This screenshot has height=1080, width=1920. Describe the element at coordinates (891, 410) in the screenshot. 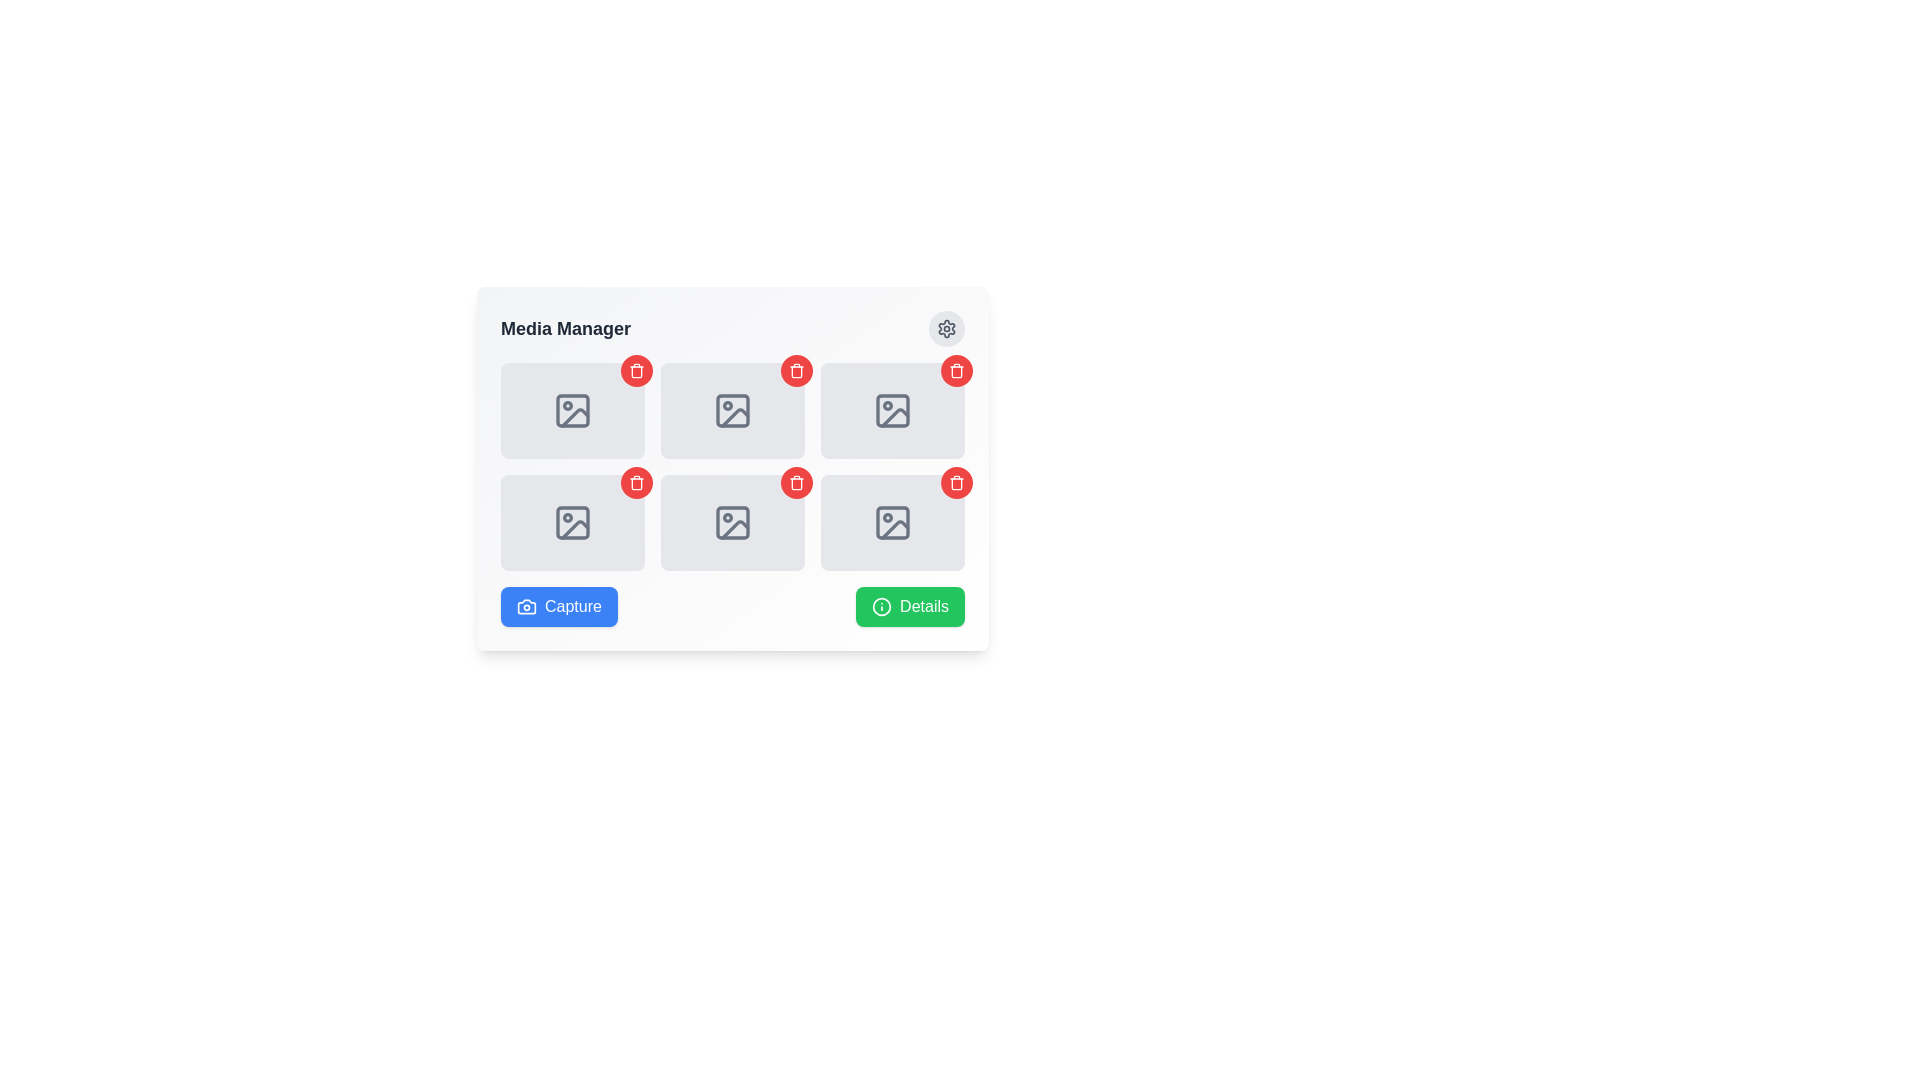

I see `the Image Placeholder with Action Icon located at the bottom-right of a grid` at that location.